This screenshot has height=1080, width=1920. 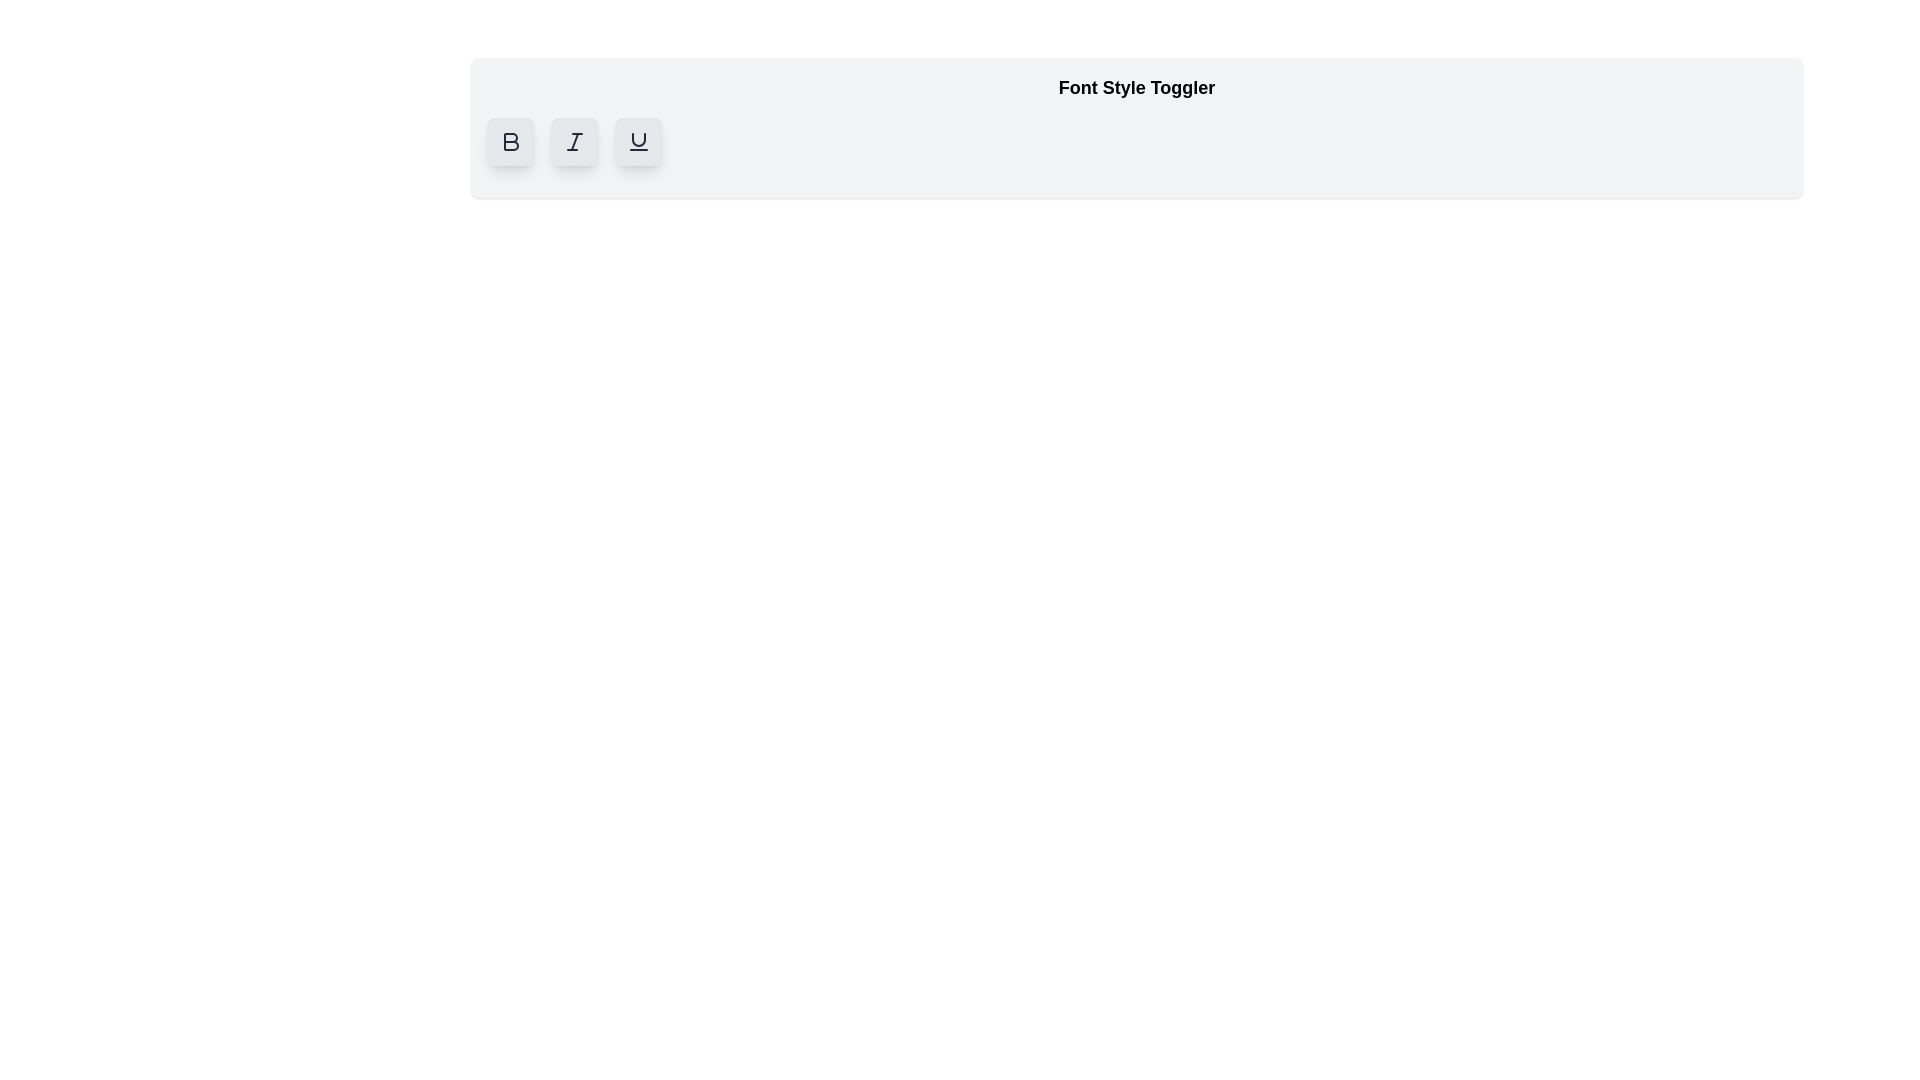 What do you see at coordinates (574, 141) in the screenshot?
I see `the italic style toggle button located at the center of the middle button in a row of three buttons, which is positioned towards the top center of the text editing interface` at bounding box center [574, 141].